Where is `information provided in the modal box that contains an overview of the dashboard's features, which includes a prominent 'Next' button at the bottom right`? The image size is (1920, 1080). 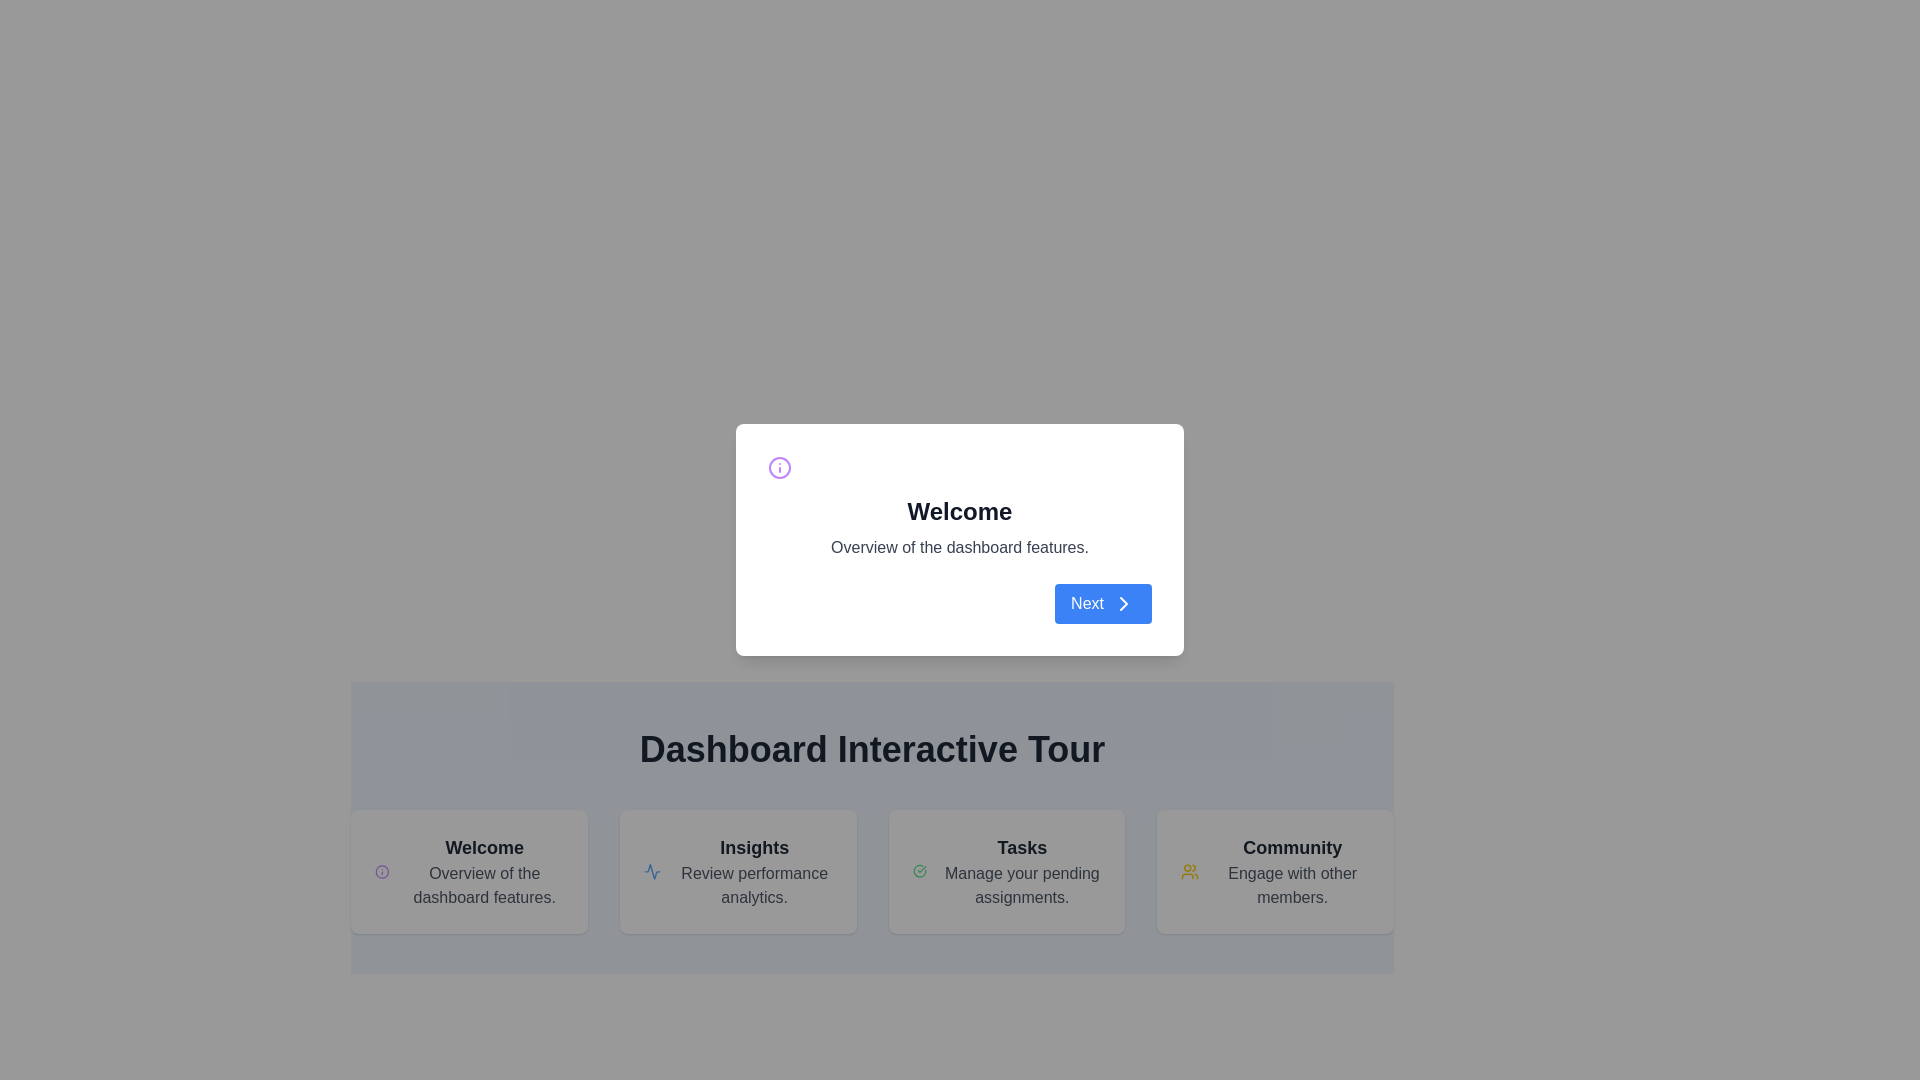
information provided in the modal box that contains an overview of the dashboard's features, which includes a prominent 'Next' button at the bottom right is located at coordinates (960, 538).